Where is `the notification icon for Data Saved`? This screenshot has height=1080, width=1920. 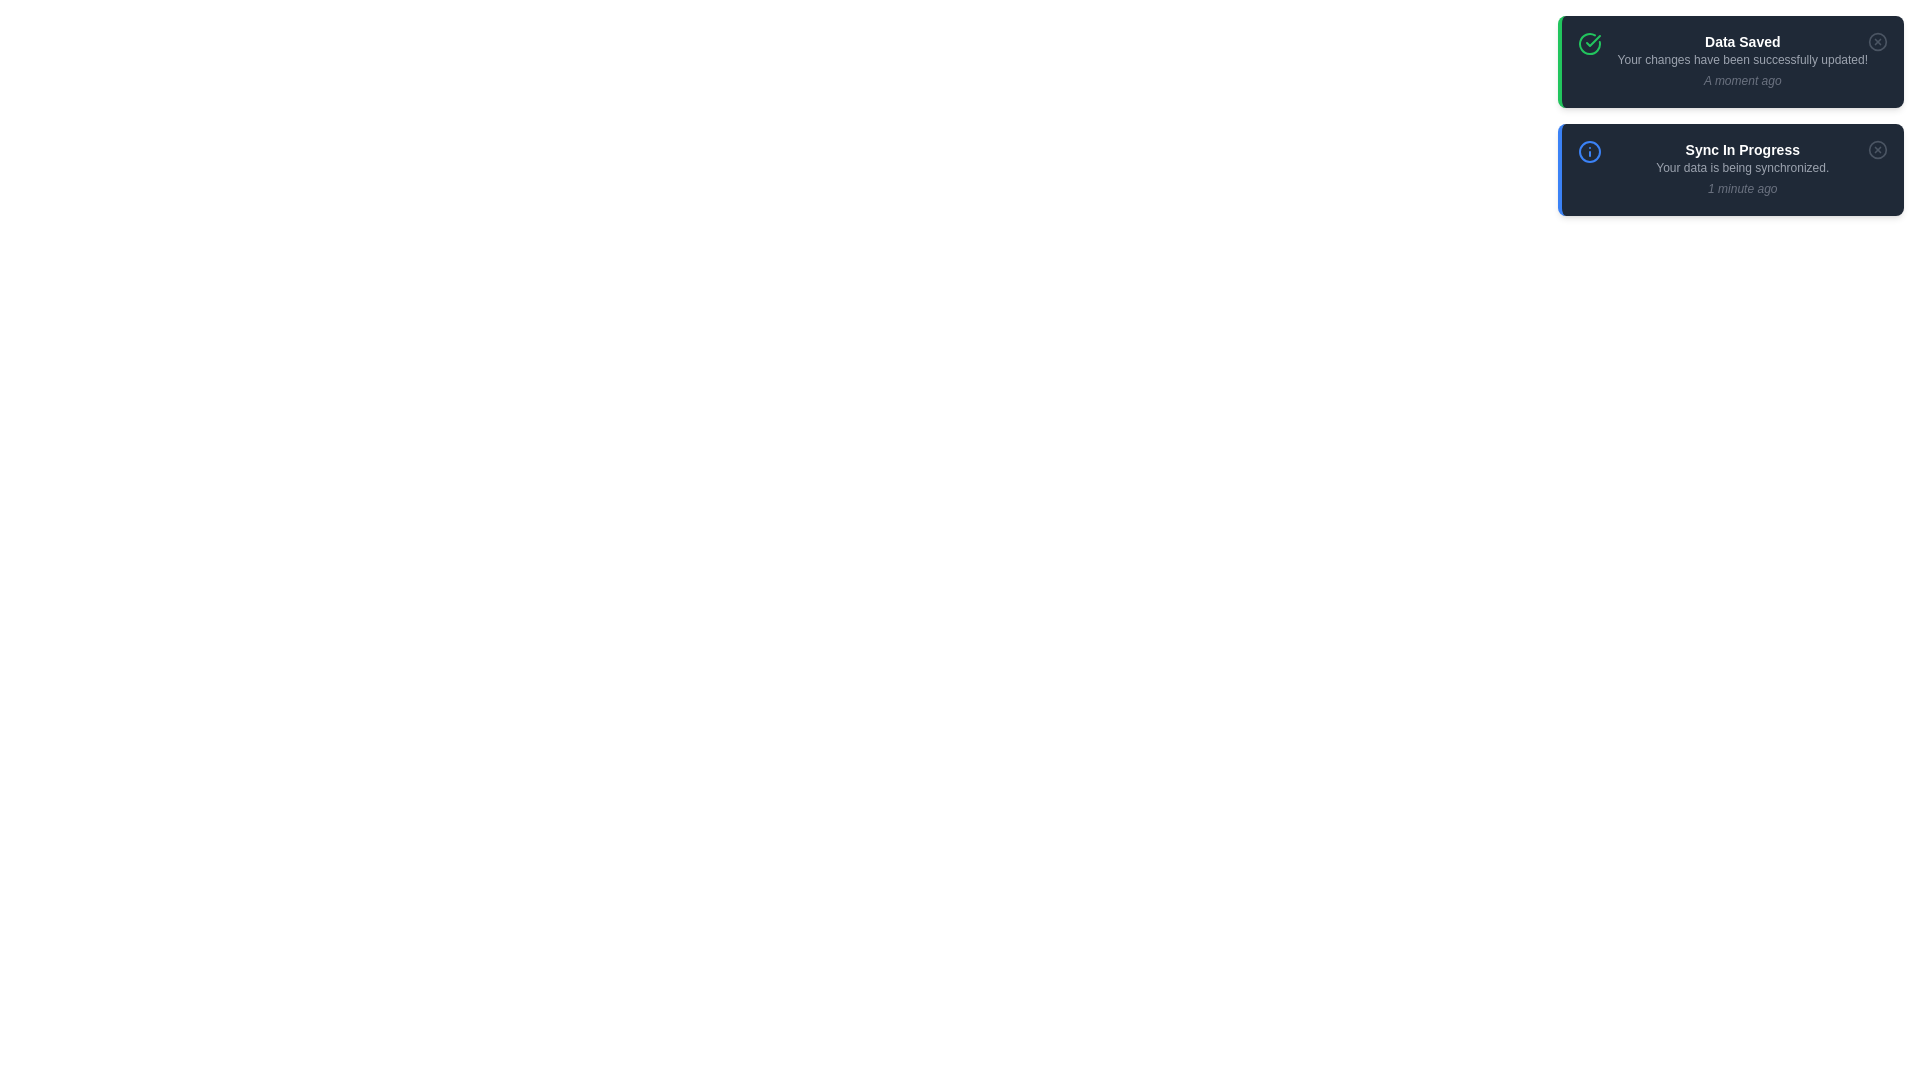 the notification icon for Data Saved is located at coordinates (1588, 43).